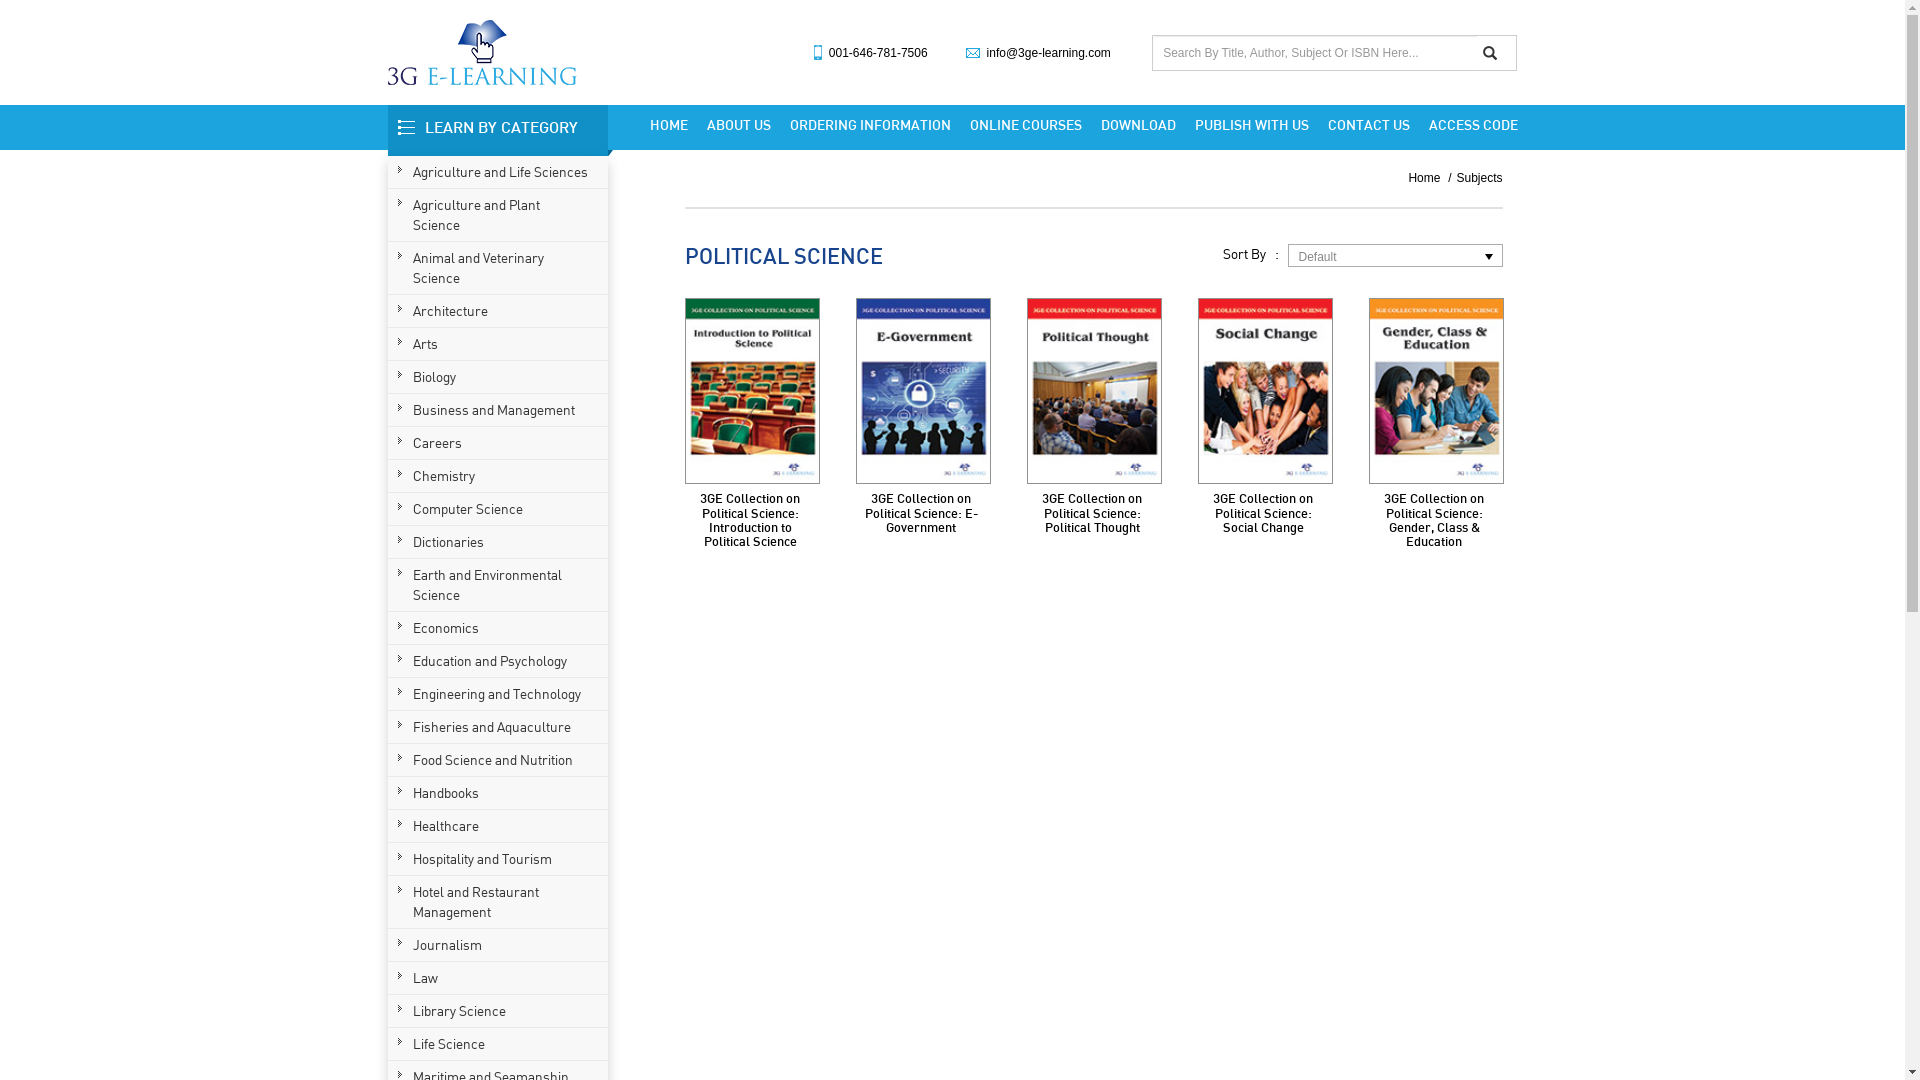 The image size is (1920, 1080). What do you see at coordinates (392, 408) in the screenshot?
I see `'Business and Management'` at bounding box center [392, 408].